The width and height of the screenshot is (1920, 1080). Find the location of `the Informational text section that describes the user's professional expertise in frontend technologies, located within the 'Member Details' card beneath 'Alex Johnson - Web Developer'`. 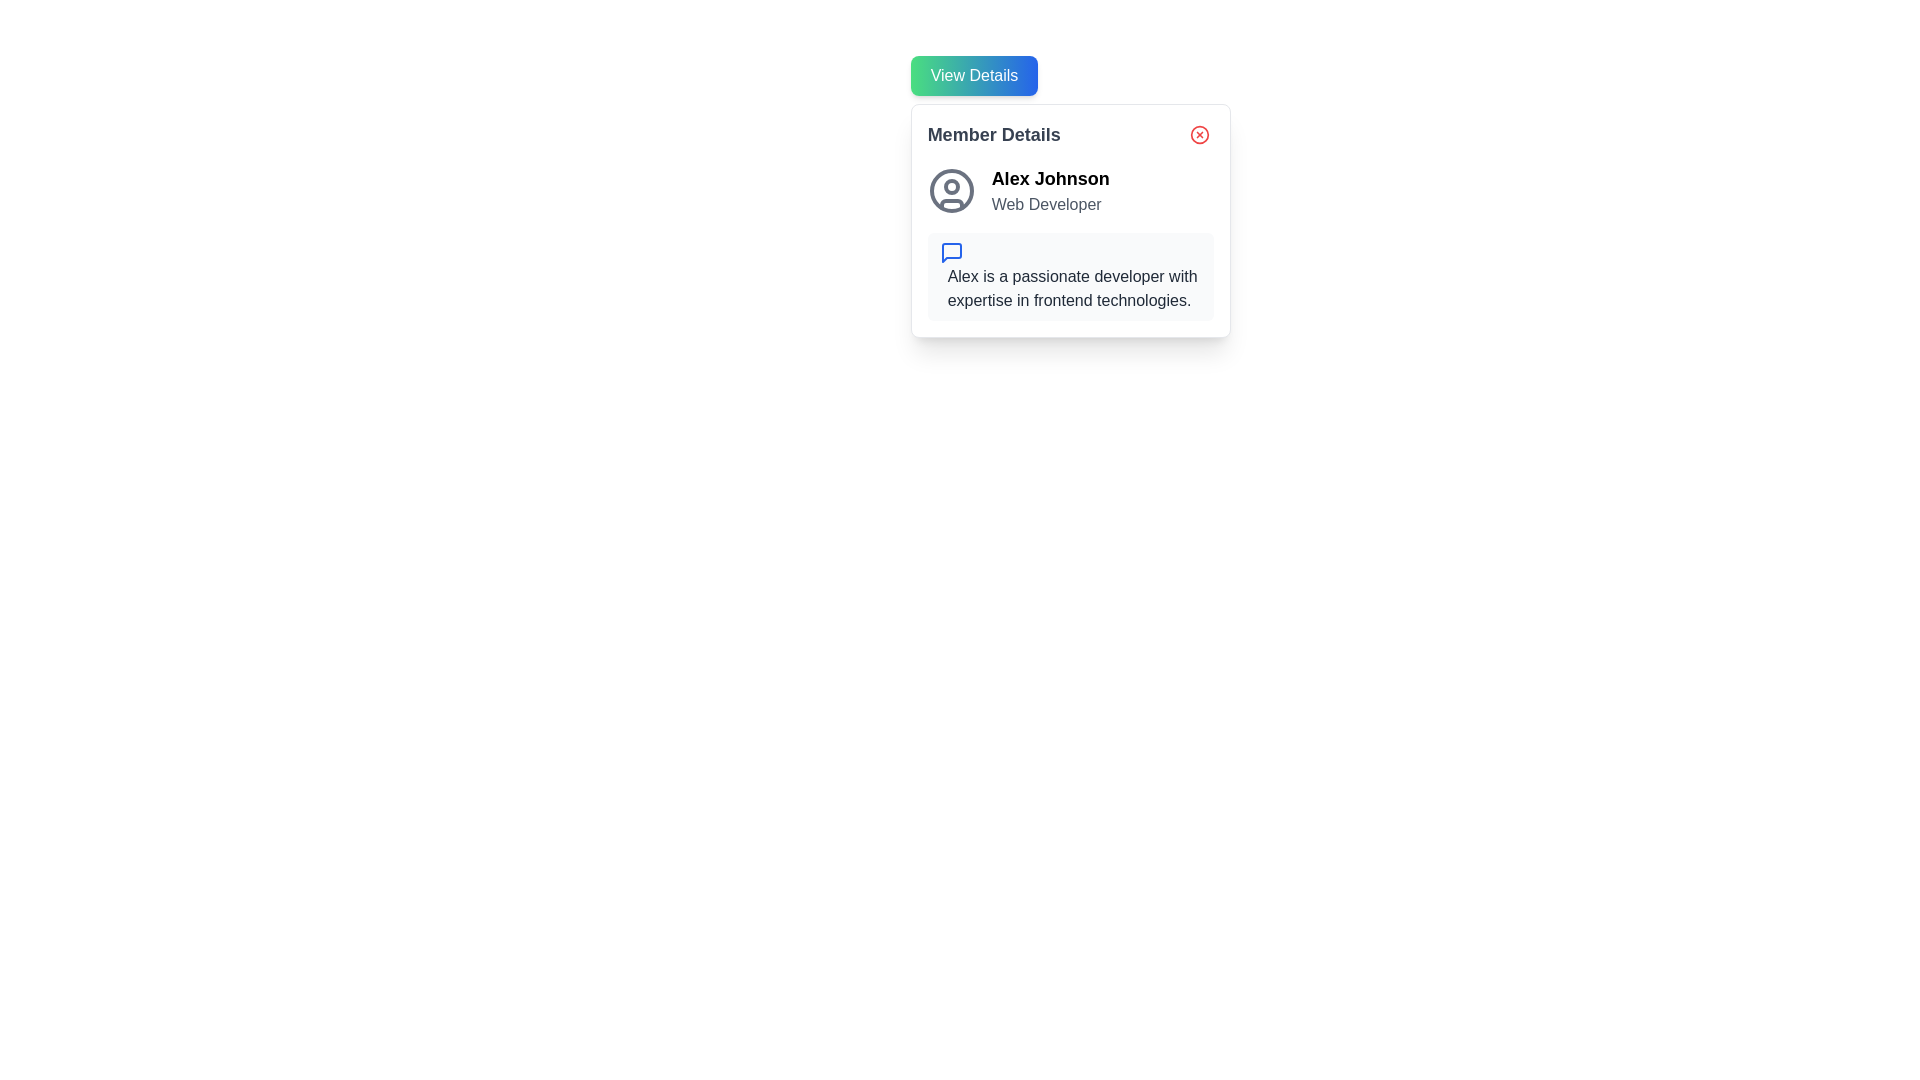

the Informational text section that describes the user's professional expertise in frontend technologies, located within the 'Member Details' card beneath 'Alex Johnson - Web Developer' is located at coordinates (1069, 277).